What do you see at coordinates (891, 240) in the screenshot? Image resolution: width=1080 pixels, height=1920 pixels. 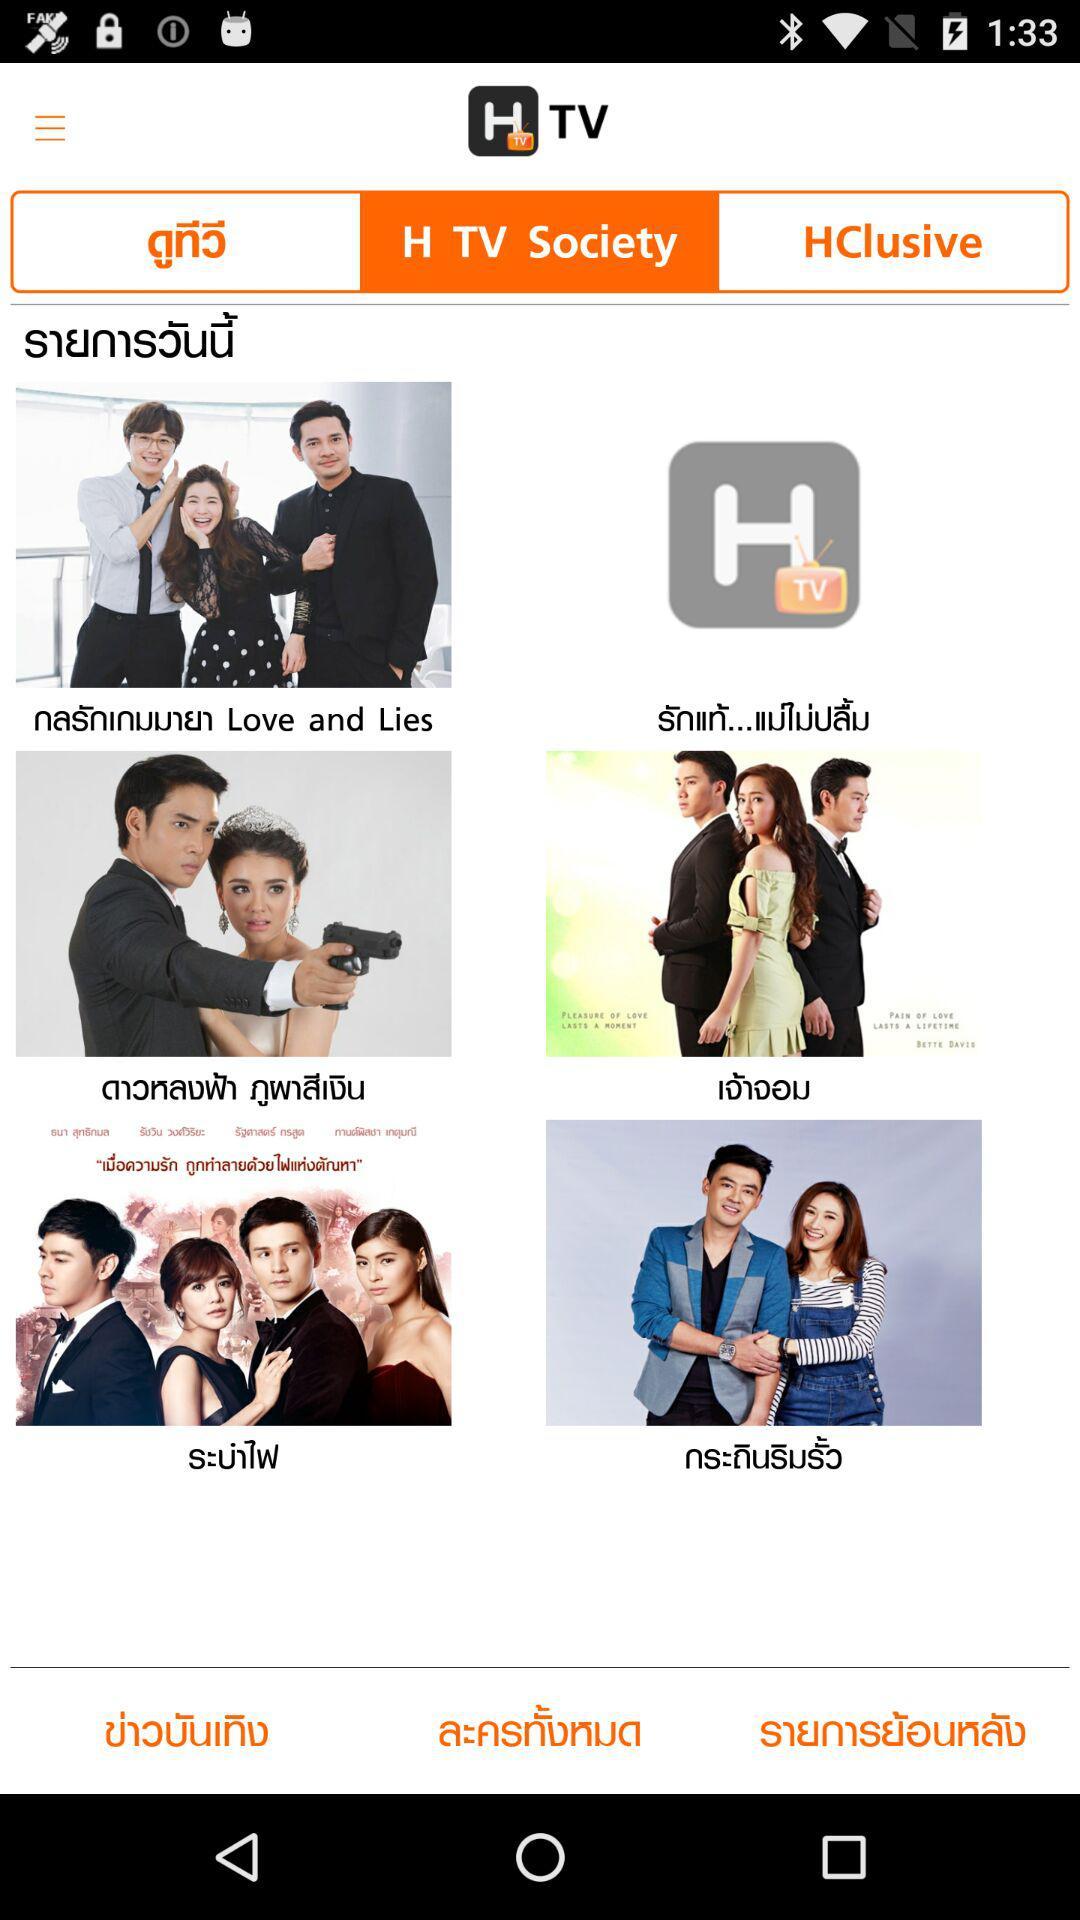 I see `the hclusive icon` at bounding box center [891, 240].